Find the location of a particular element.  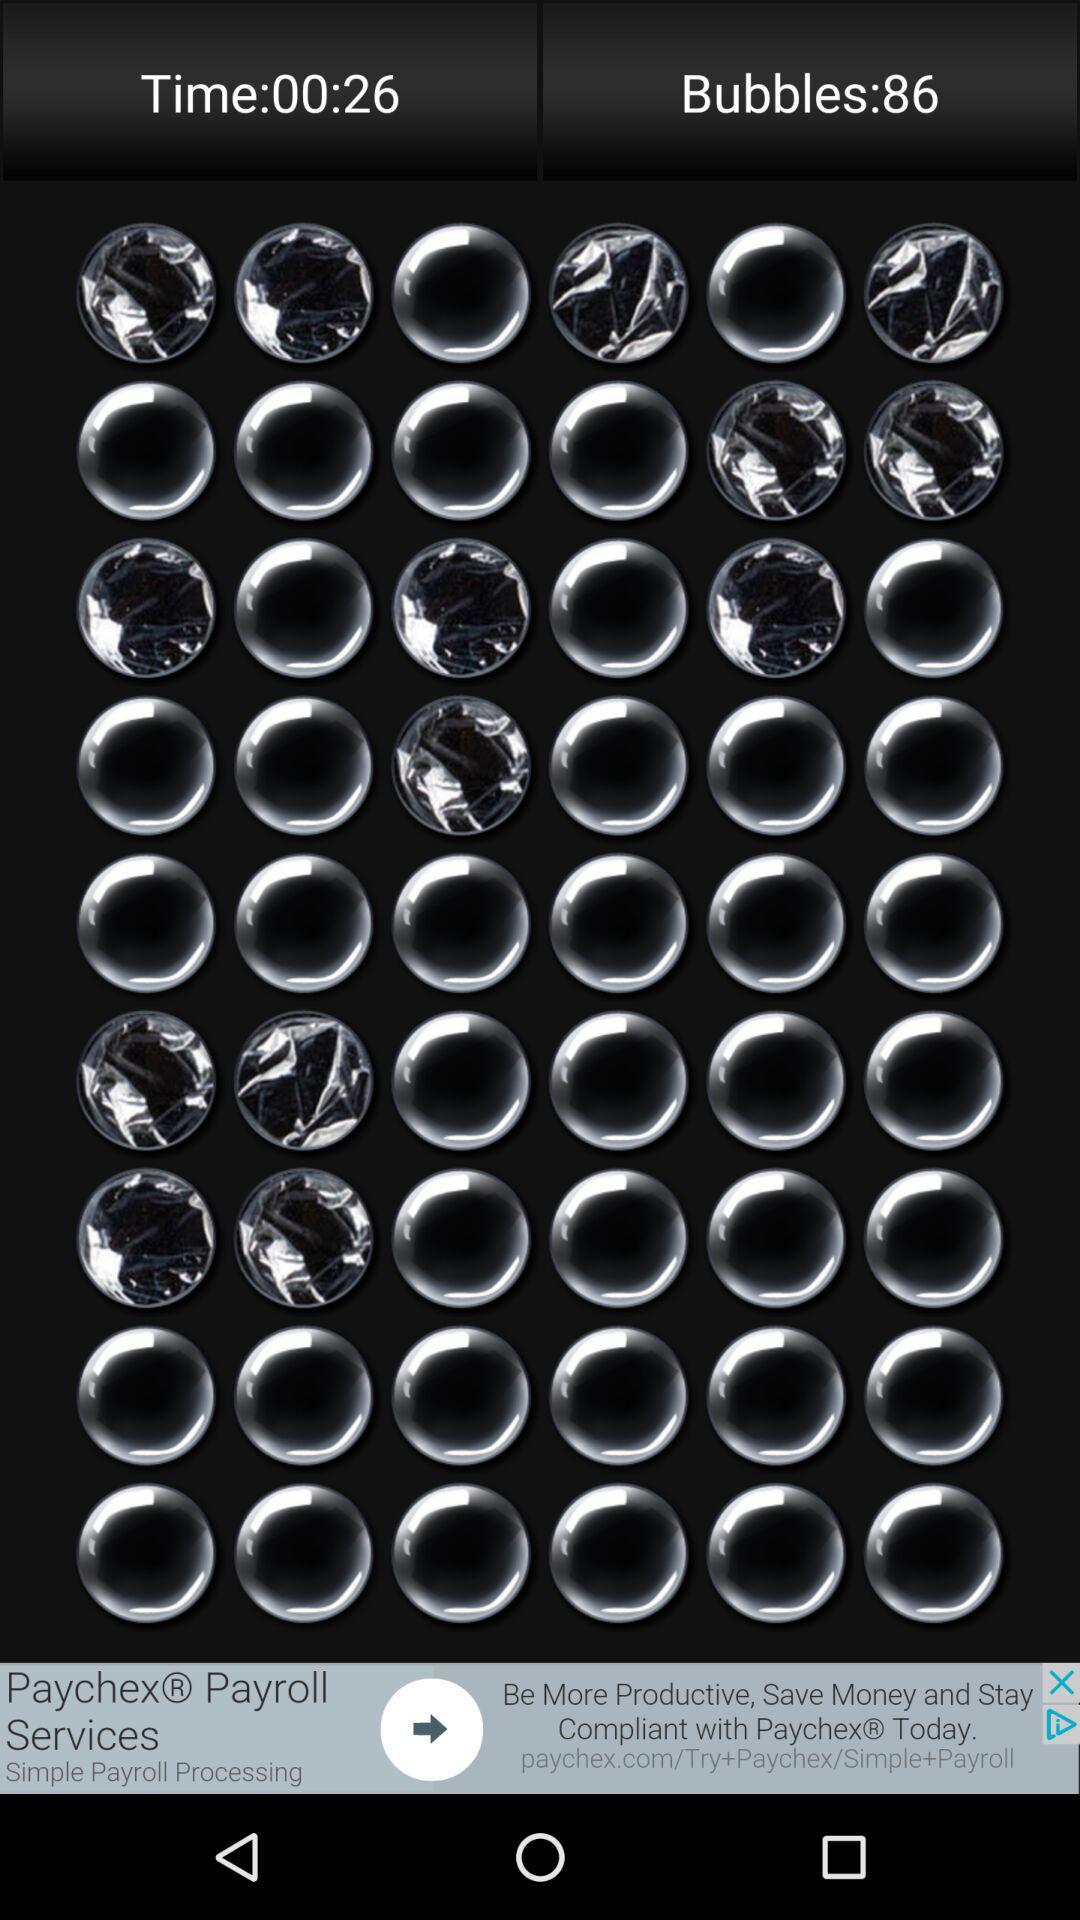

bubble is located at coordinates (303, 922).